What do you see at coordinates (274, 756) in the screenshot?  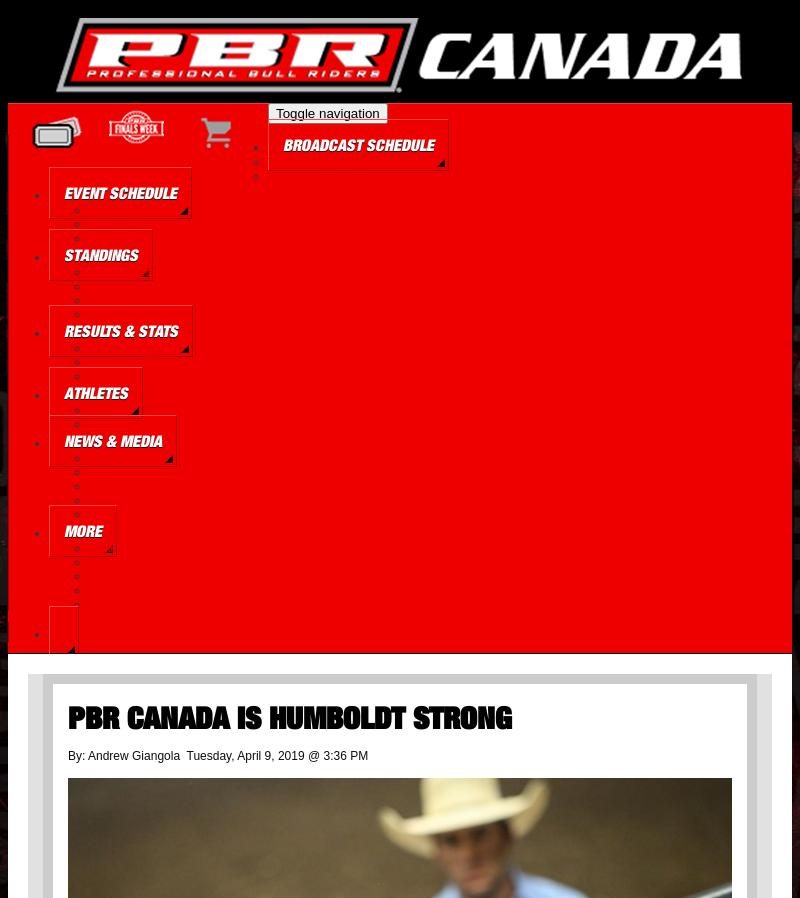 I see `'Tuesday, April 9, 2019 @ 3:36 PM'` at bounding box center [274, 756].